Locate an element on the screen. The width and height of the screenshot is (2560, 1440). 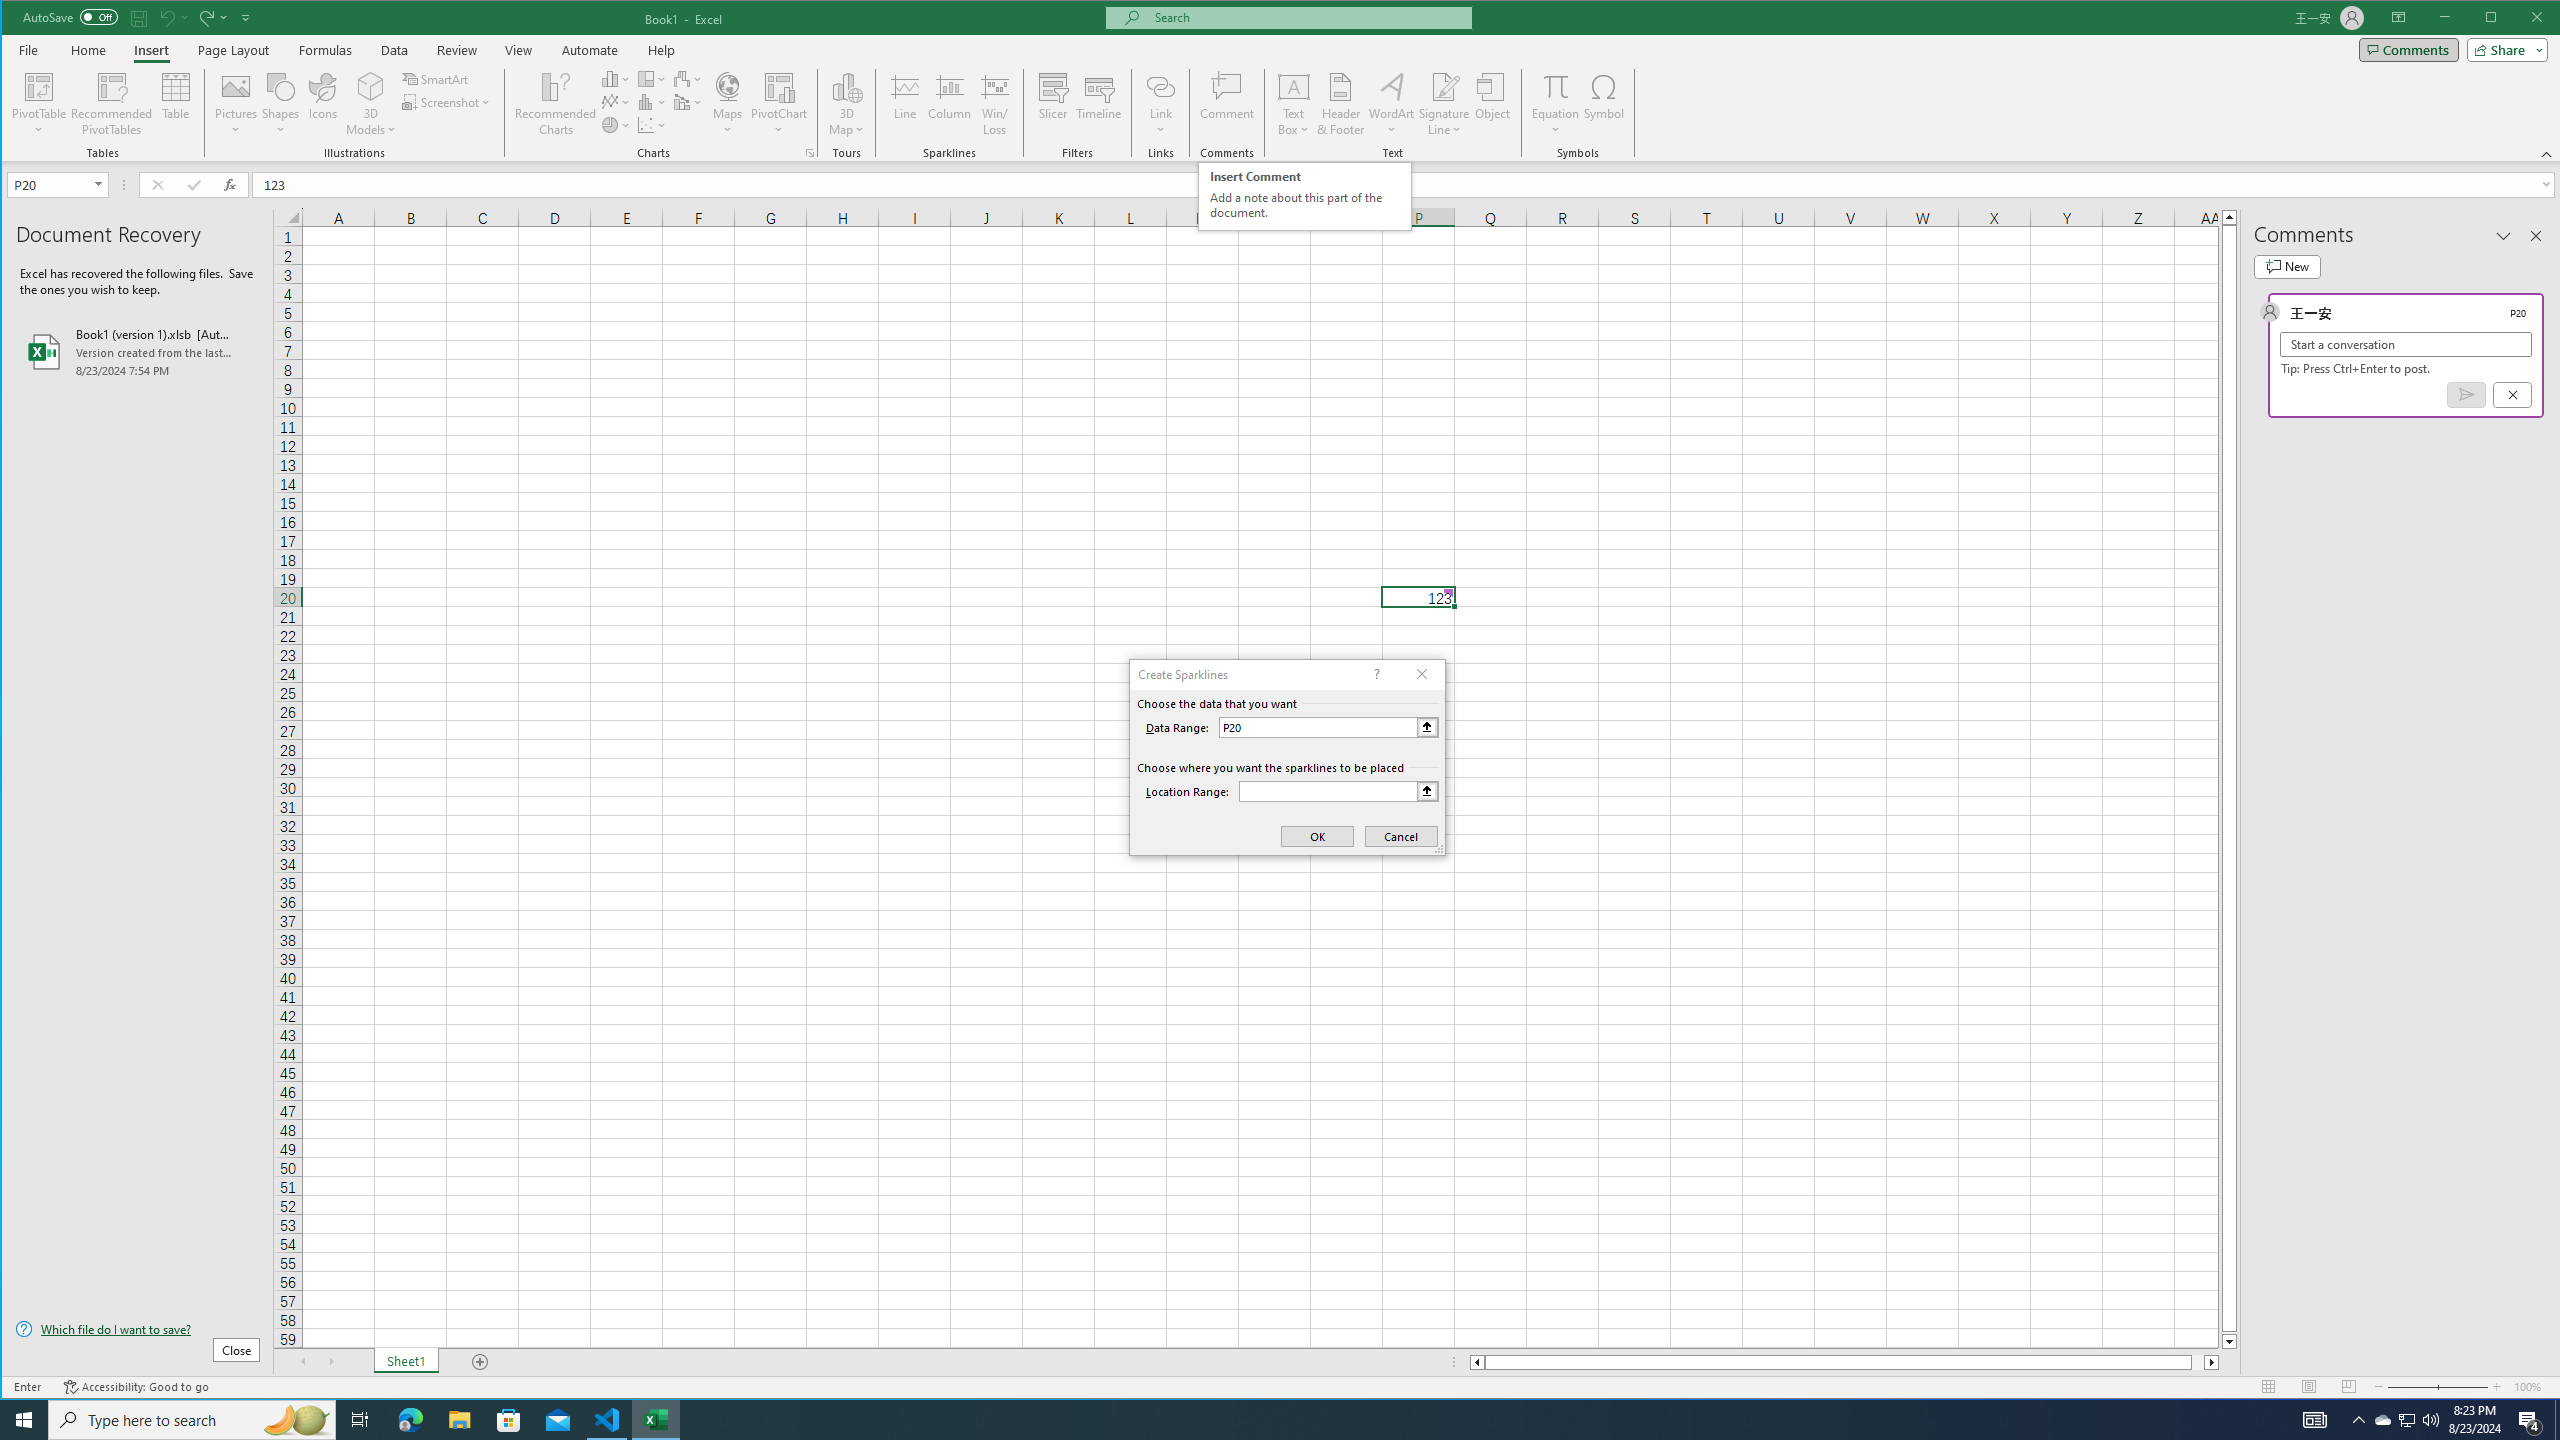
'3D Map' is located at coordinates (847, 85).